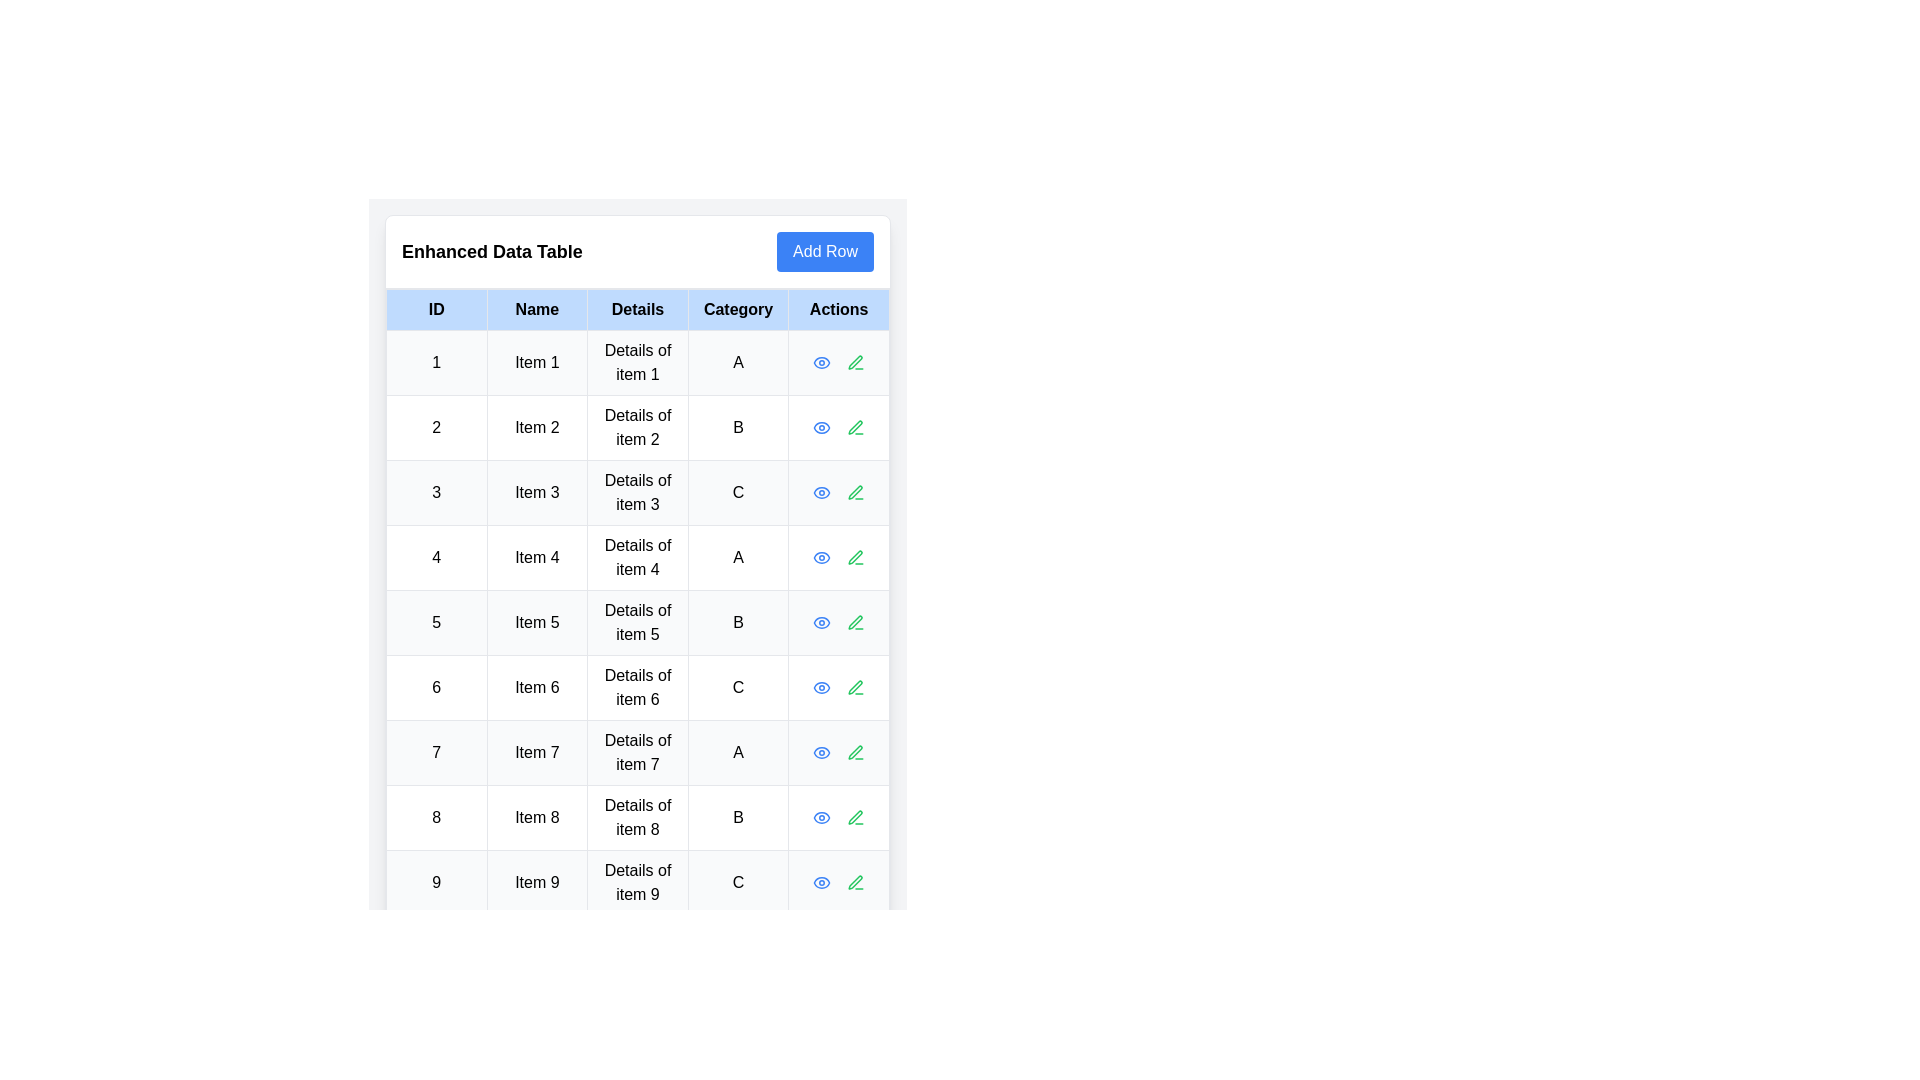  I want to click on the edit button located in the 'Actions' column of the eighth row in the table to initiate editing of the corresponding row's data, so click(856, 817).